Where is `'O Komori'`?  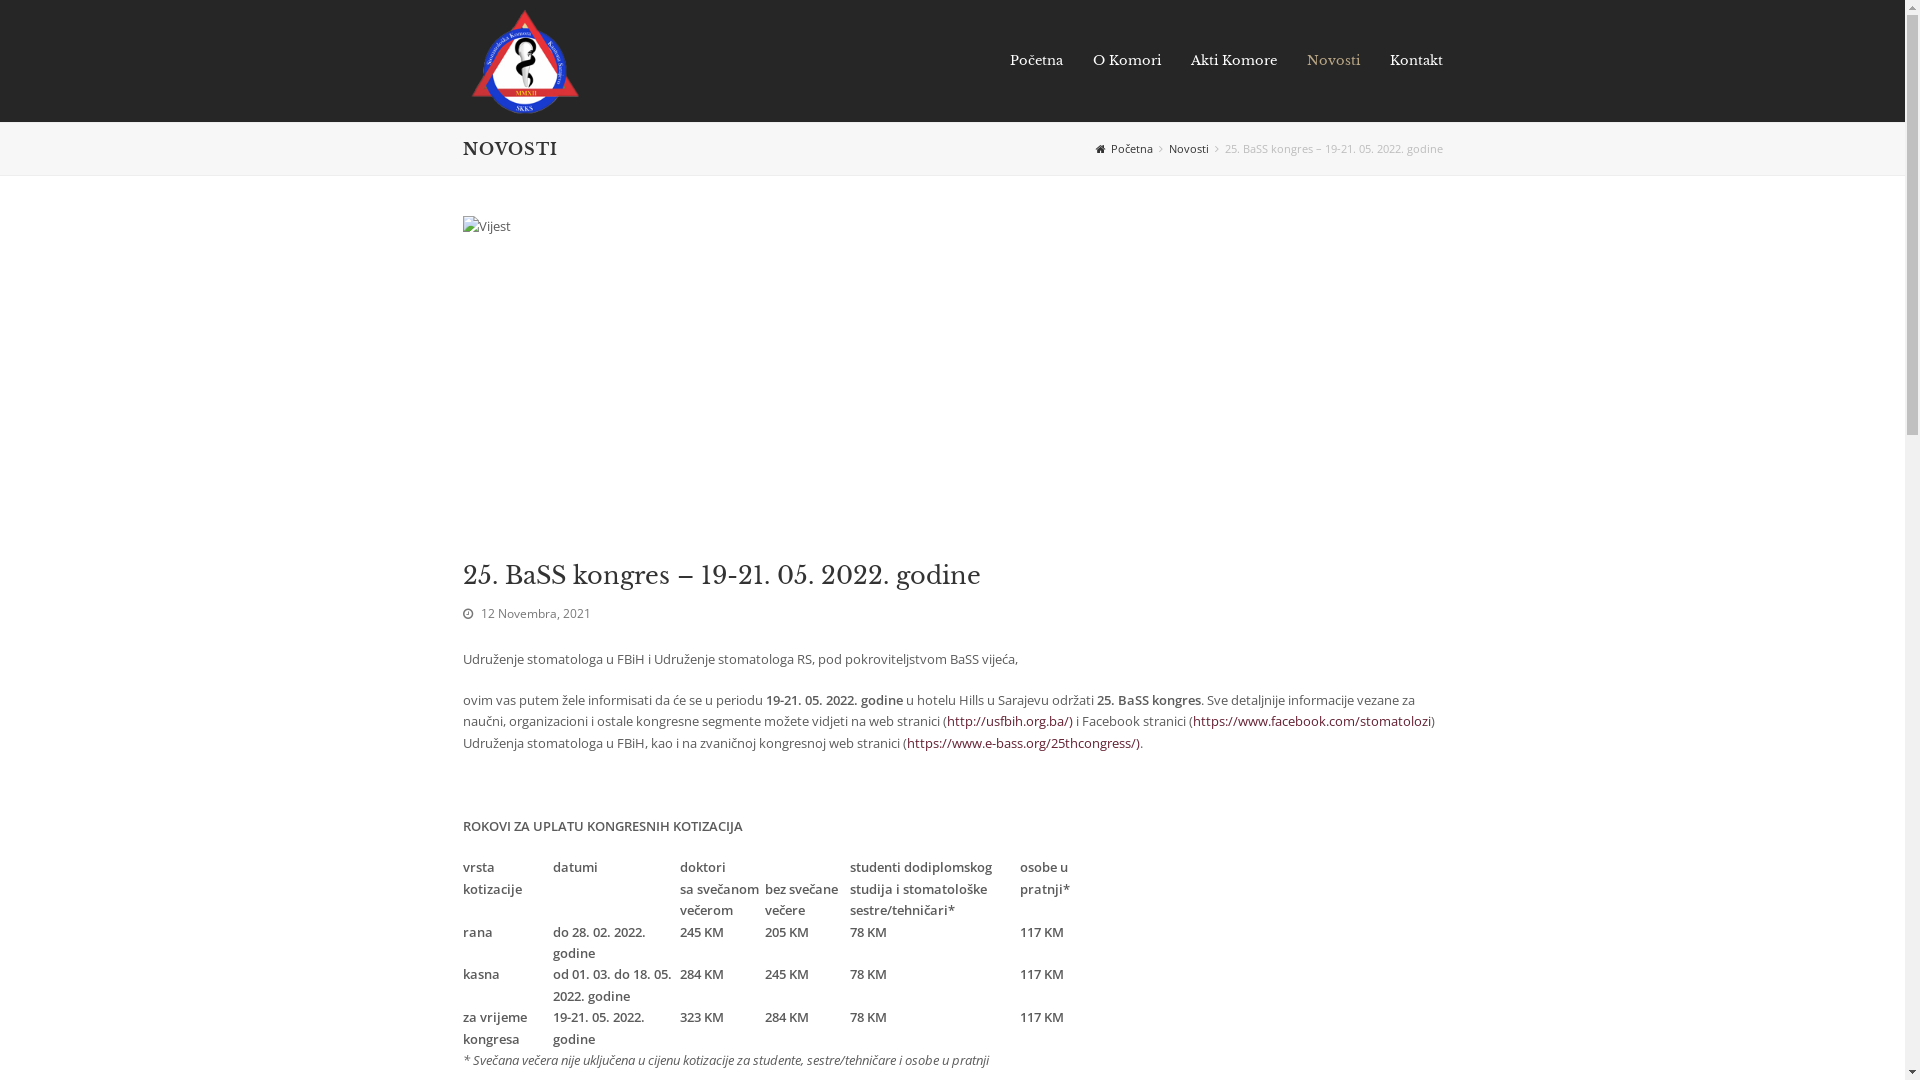 'O Komori' is located at coordinates (1127, 60).